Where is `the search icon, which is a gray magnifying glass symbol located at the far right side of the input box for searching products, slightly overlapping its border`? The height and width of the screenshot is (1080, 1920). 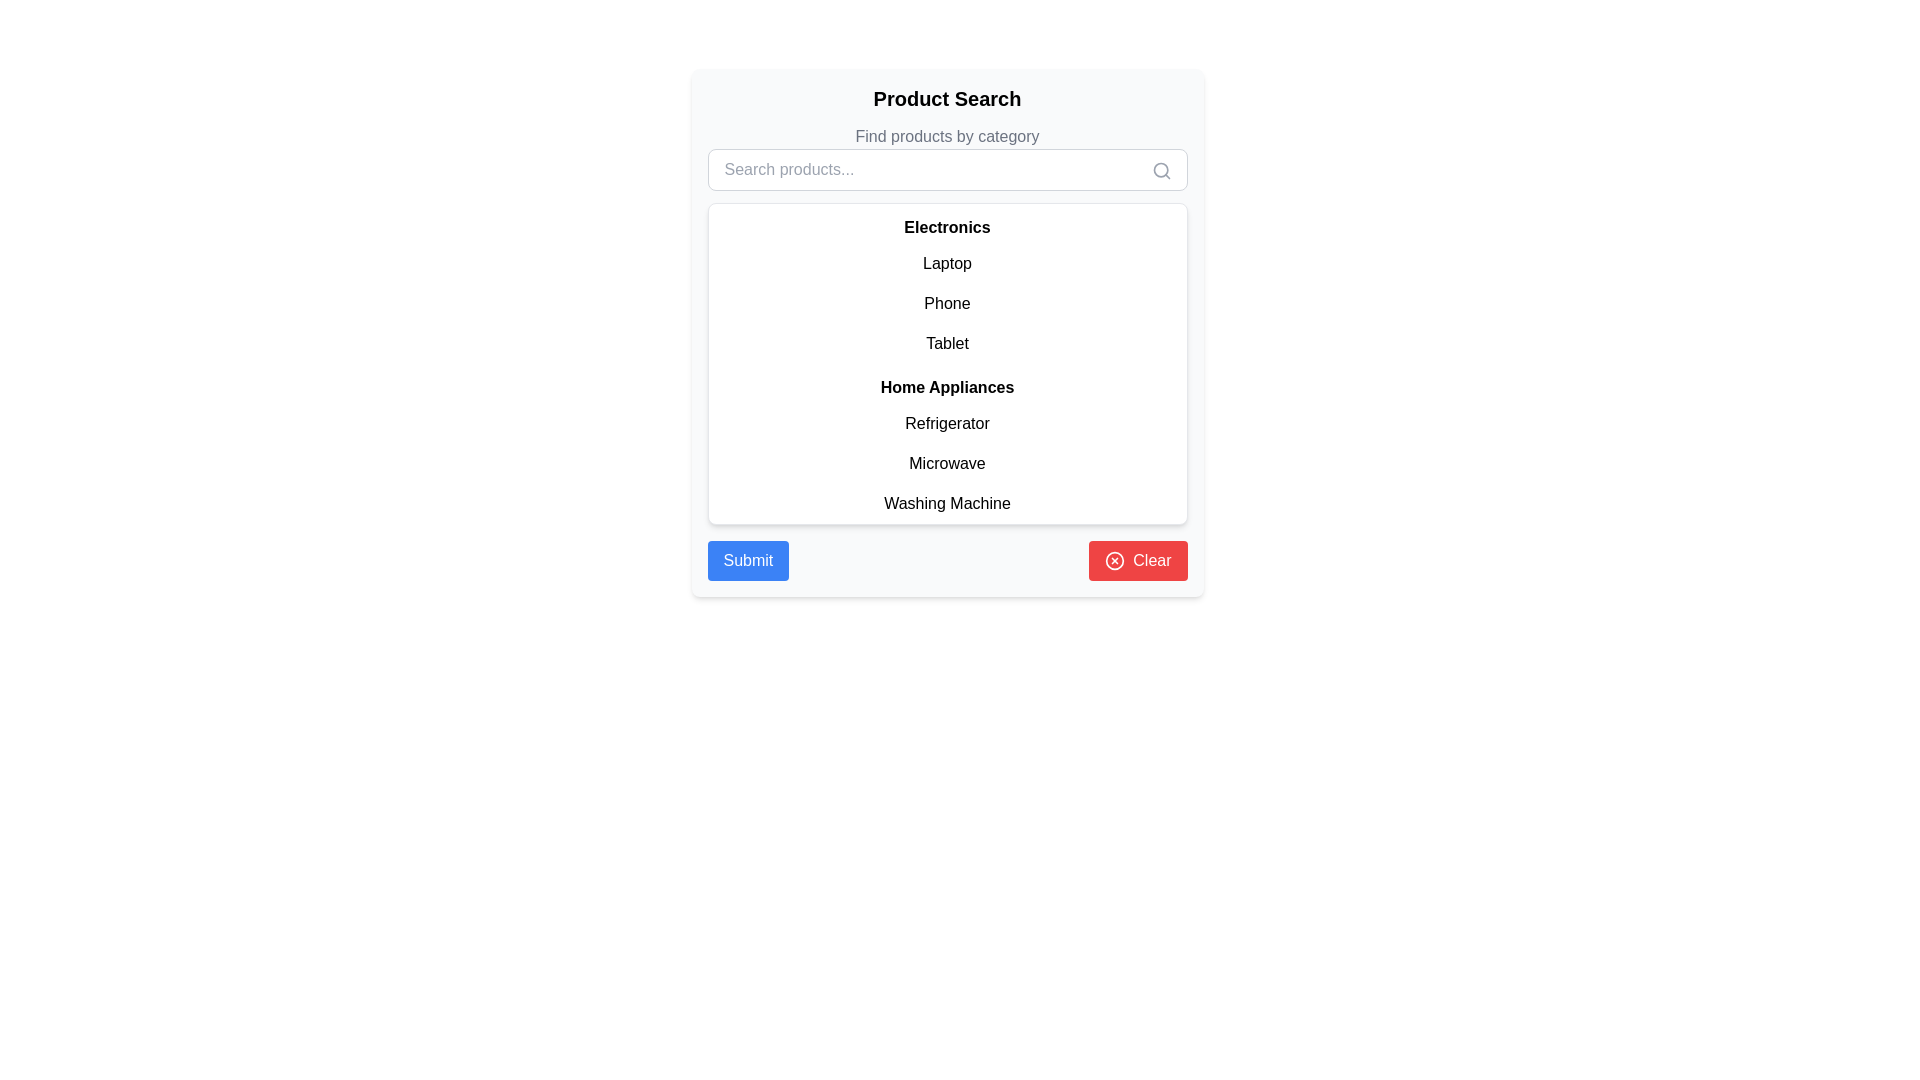
the search icon, which is a gray magnifying glass symbol located at the far right side of the input box for searching products, slightly overlapping its border is located at coordinates (1161, 169).